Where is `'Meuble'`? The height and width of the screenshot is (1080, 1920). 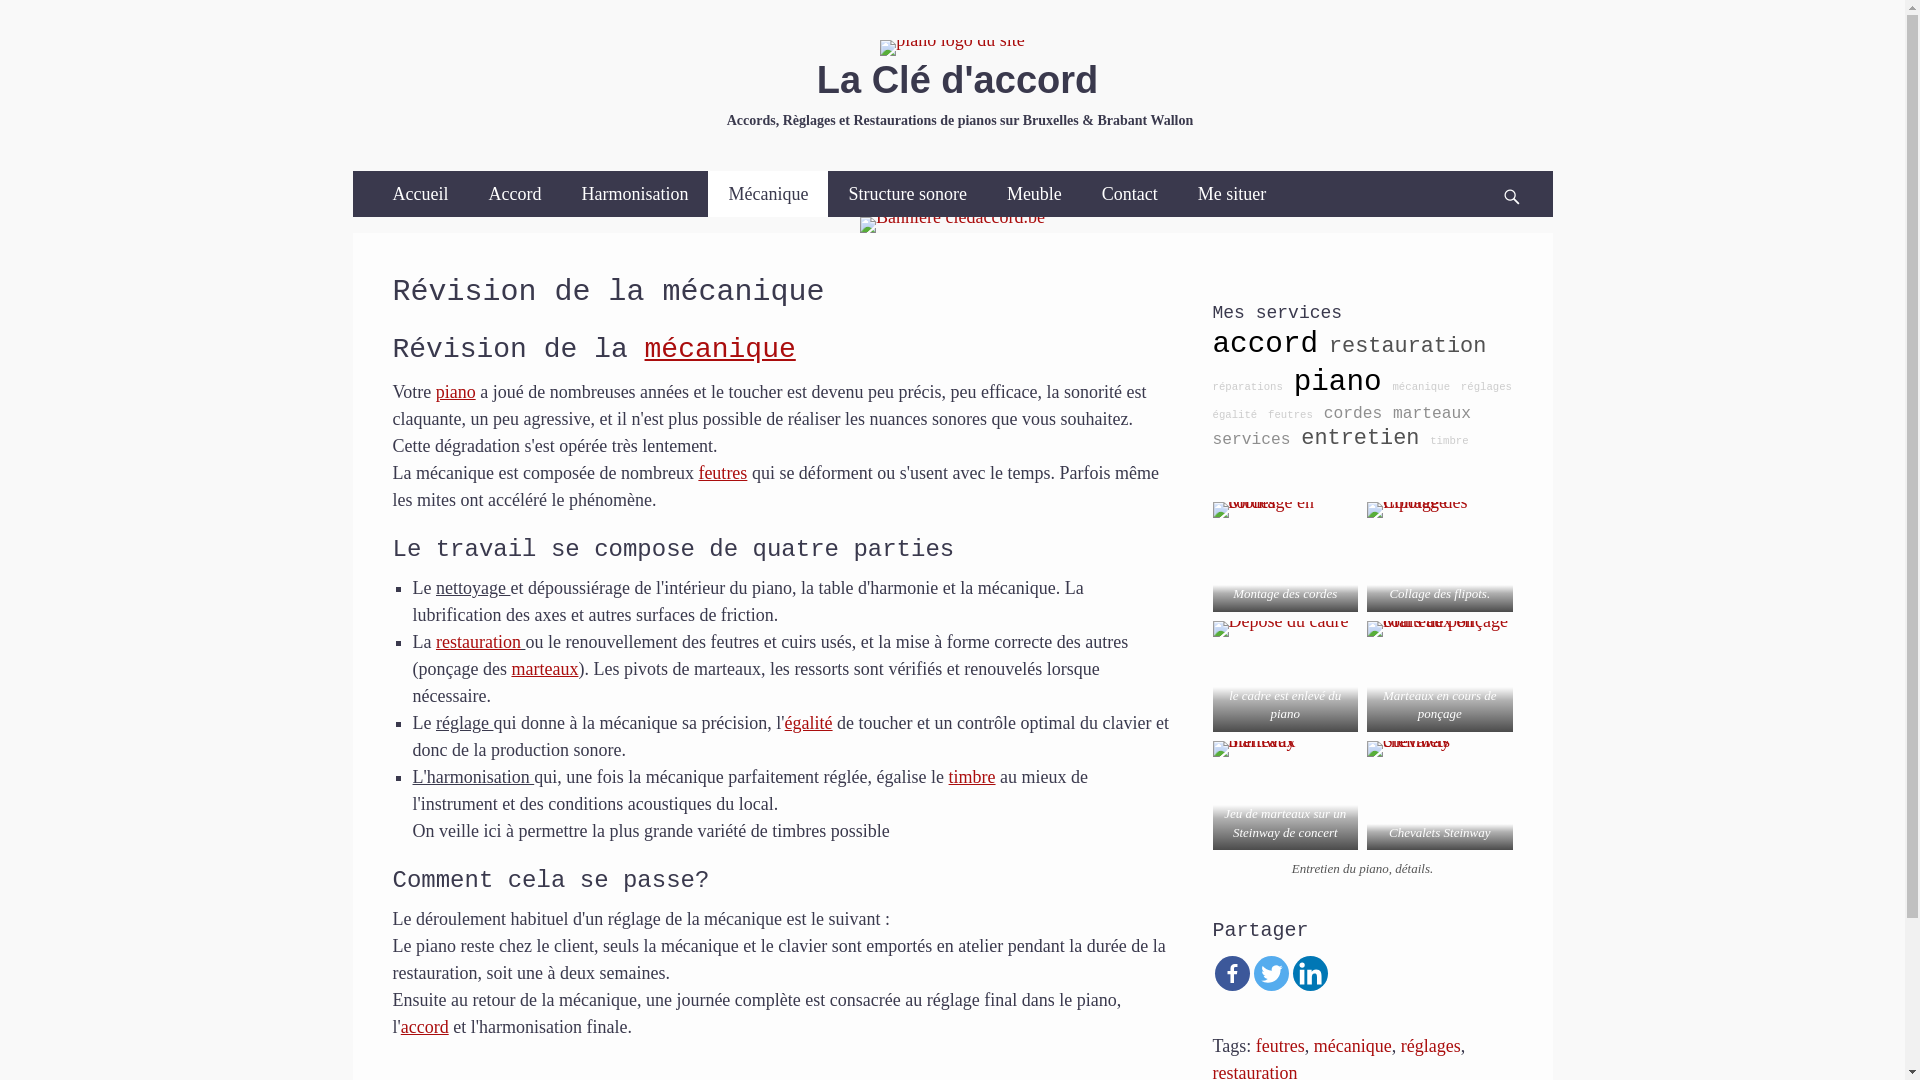 'Meuble' is located at coordinates (1034, 193).